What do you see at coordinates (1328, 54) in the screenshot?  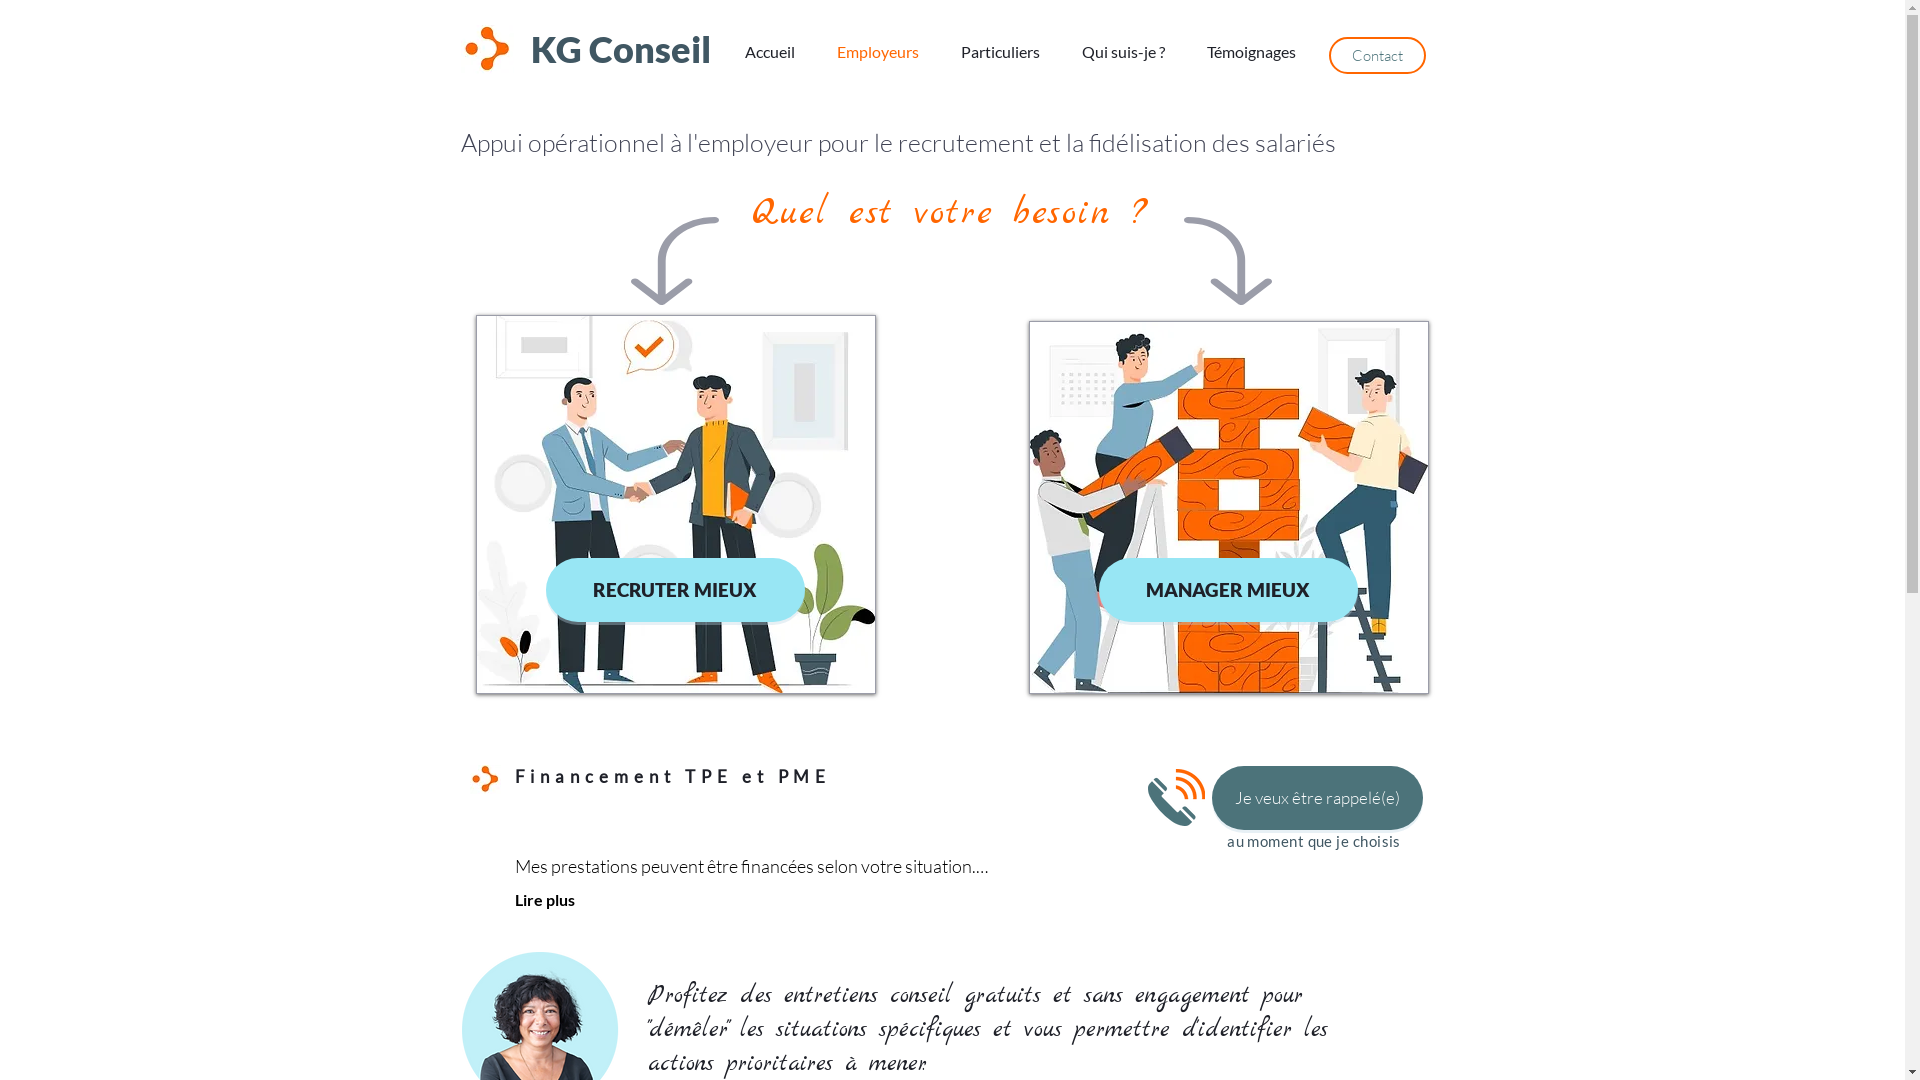 I see `'Contact'` at bounding box center [1328, 54].